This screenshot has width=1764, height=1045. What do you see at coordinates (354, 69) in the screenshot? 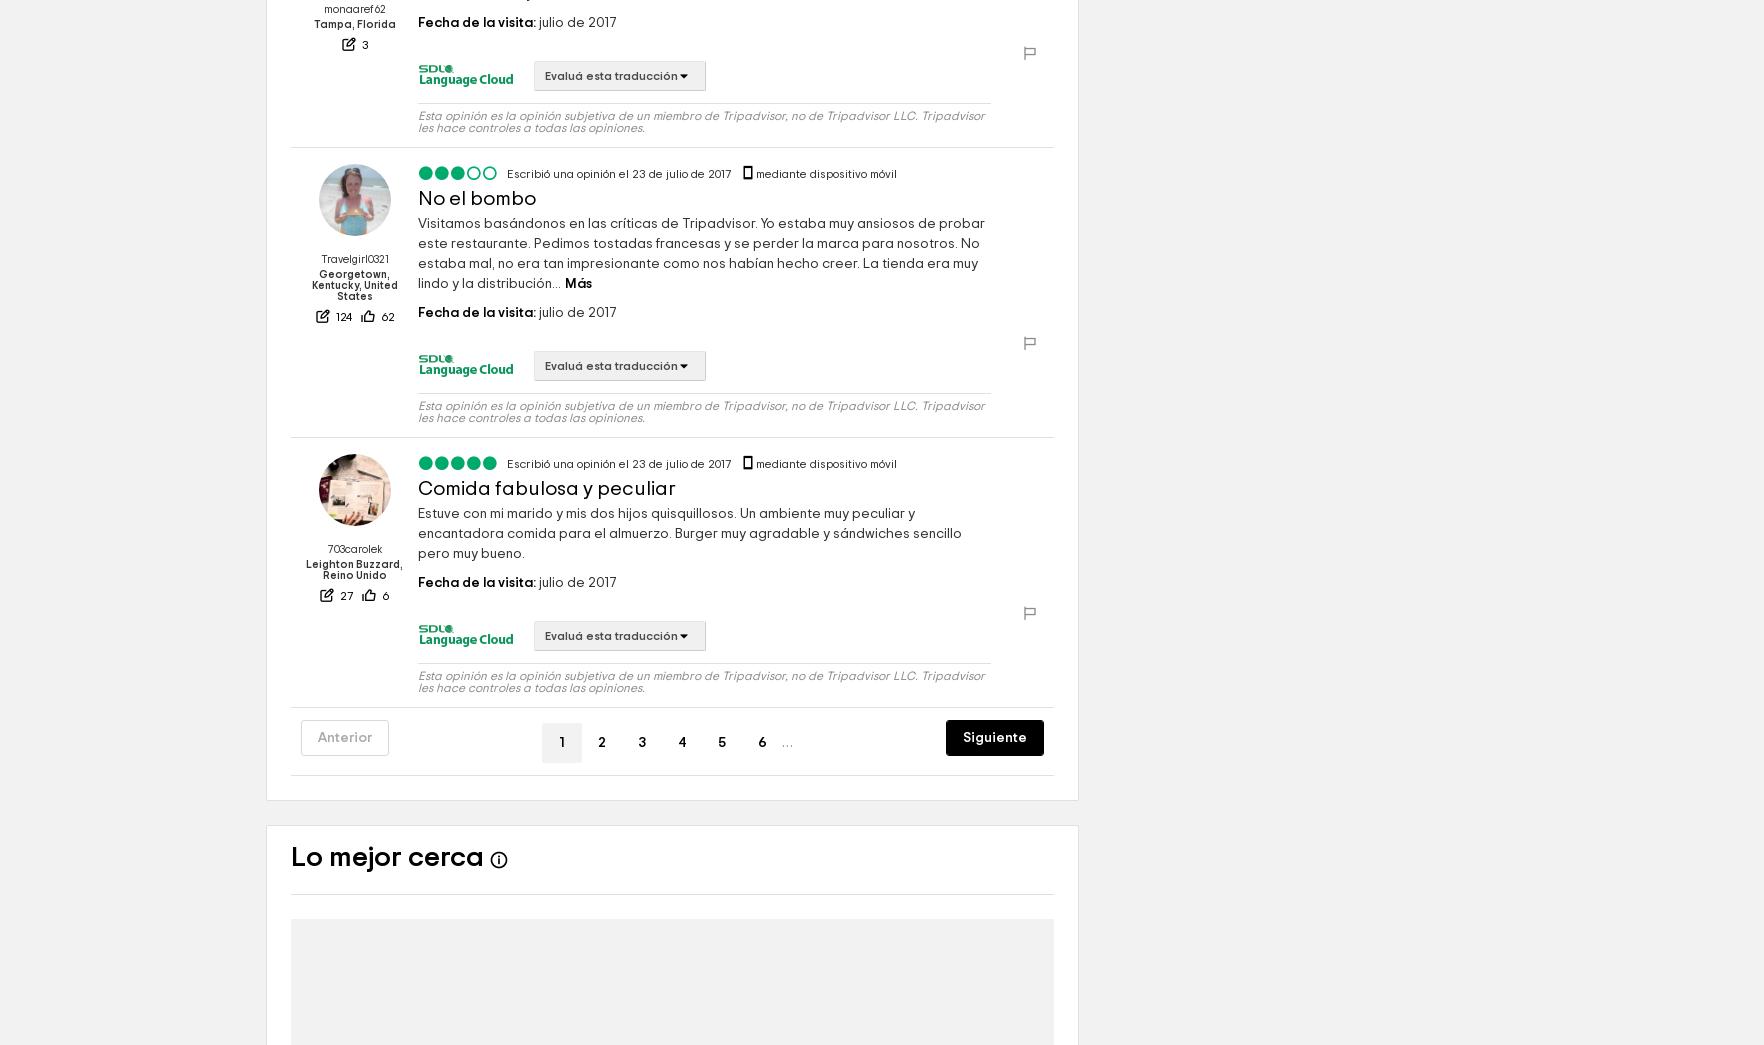
I see `'monaaref62'` at bounding box center [354, 69].